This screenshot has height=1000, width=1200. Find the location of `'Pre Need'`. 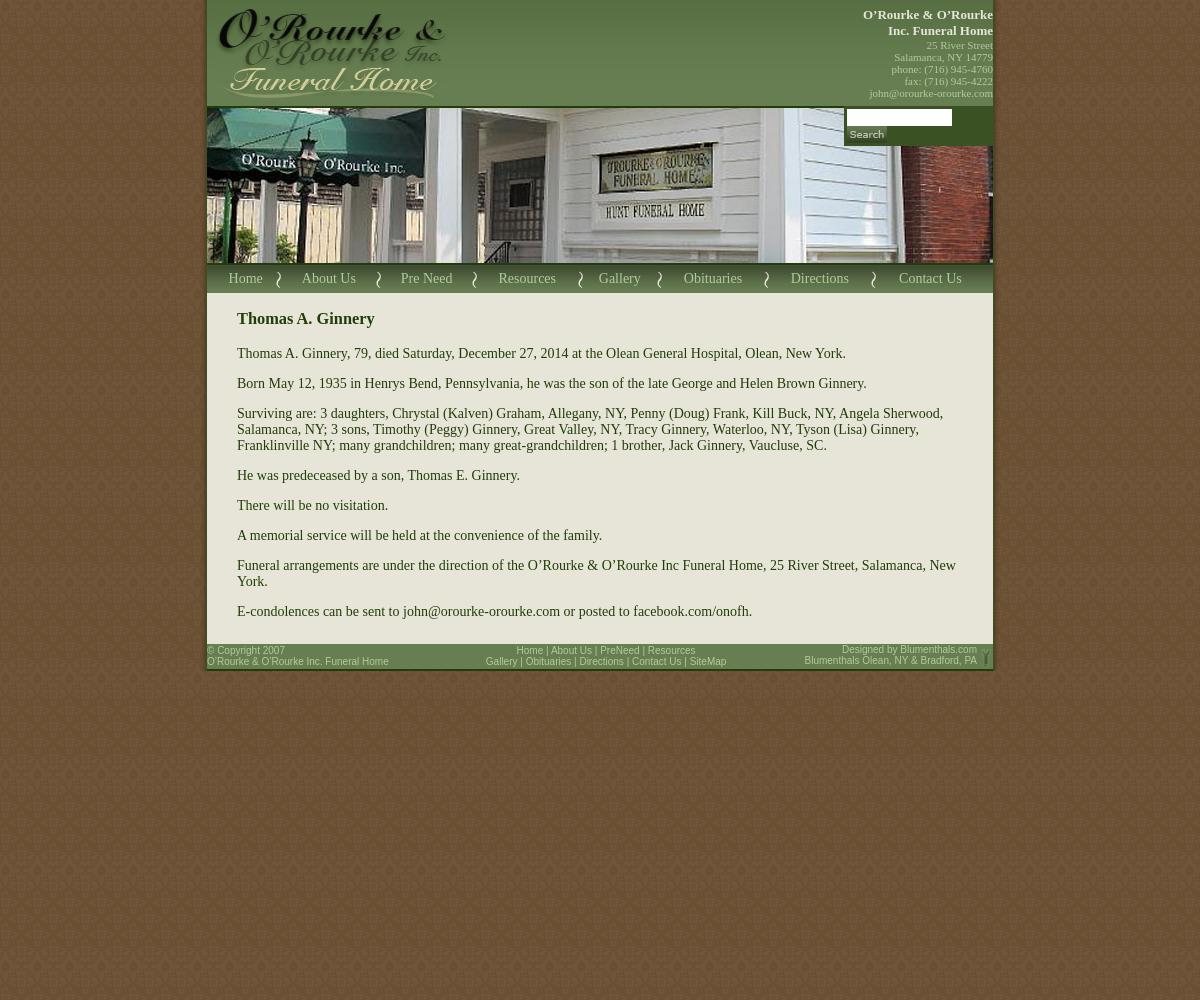

'Pre Need' is located at coordinates (426, 277).